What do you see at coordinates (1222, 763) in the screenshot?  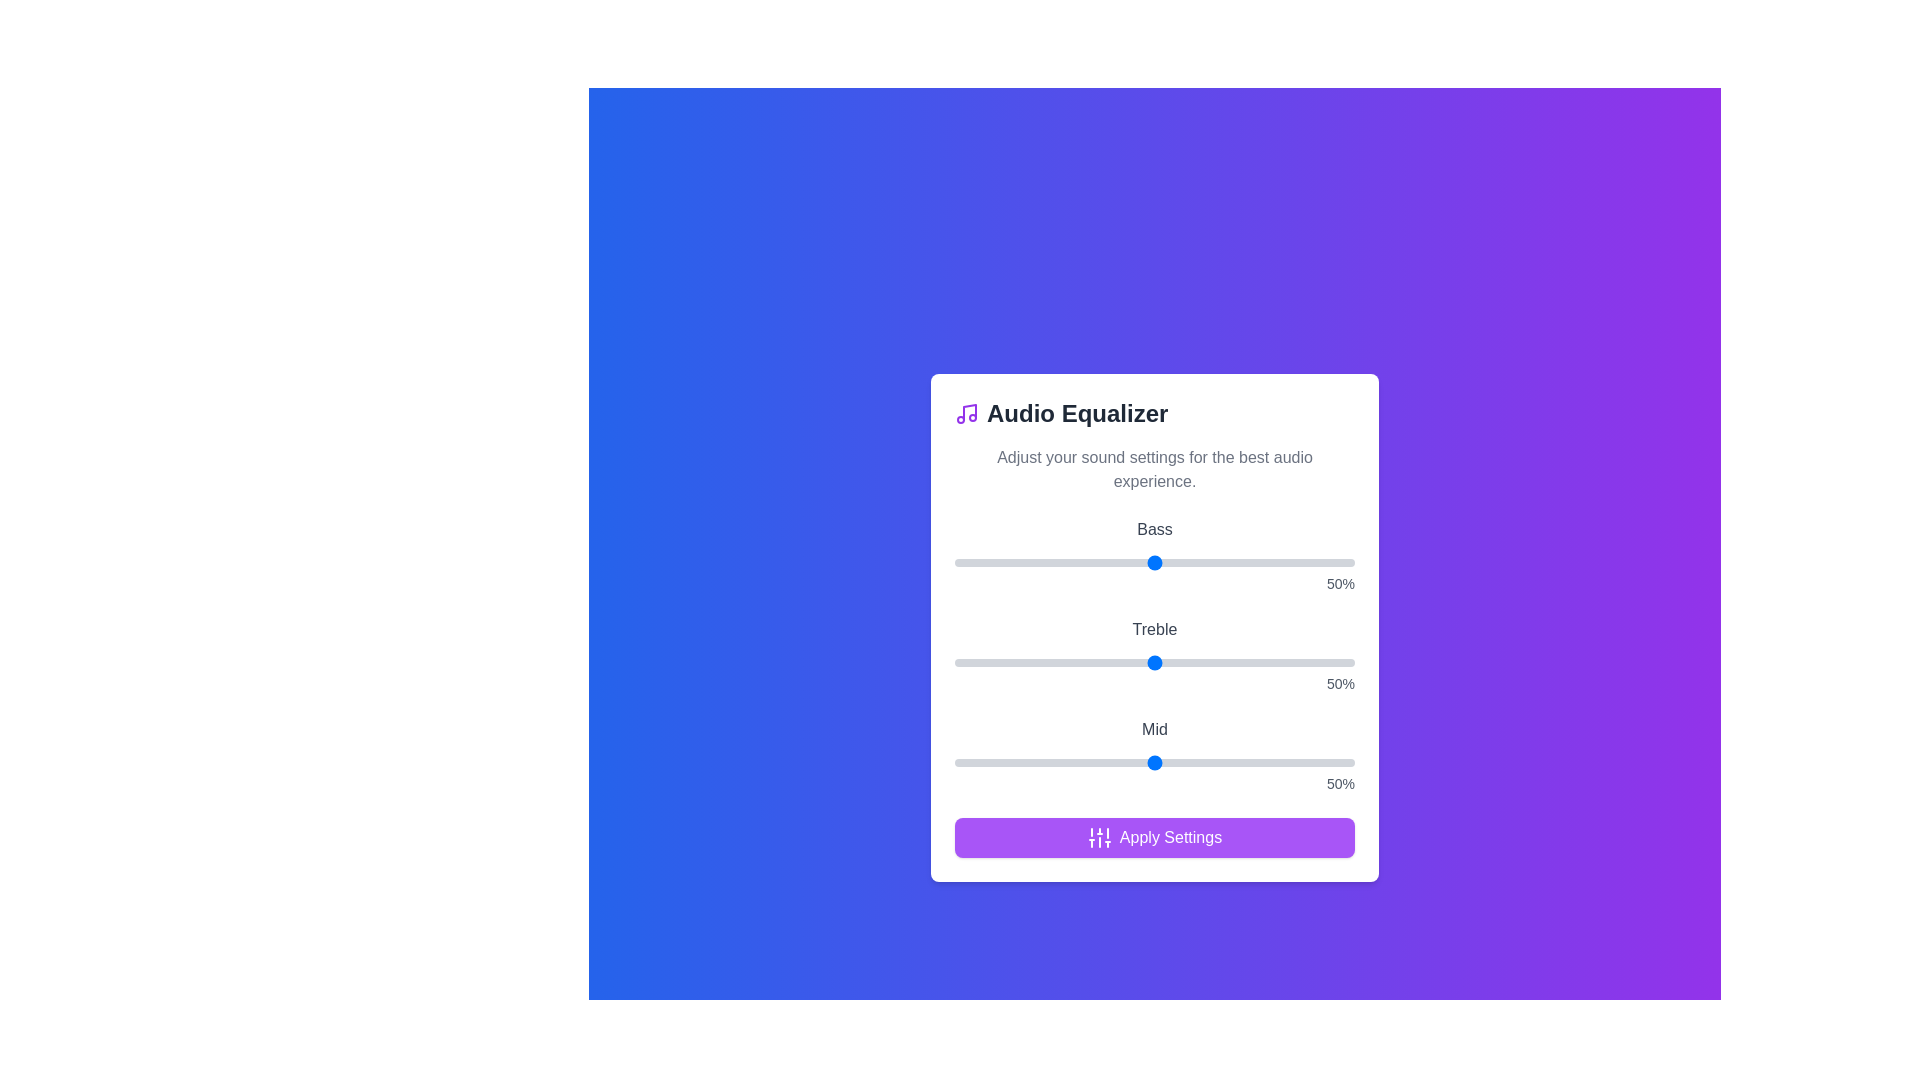 I see `the 'Mid' slider to 67%` at bounding box center [1222, 763].